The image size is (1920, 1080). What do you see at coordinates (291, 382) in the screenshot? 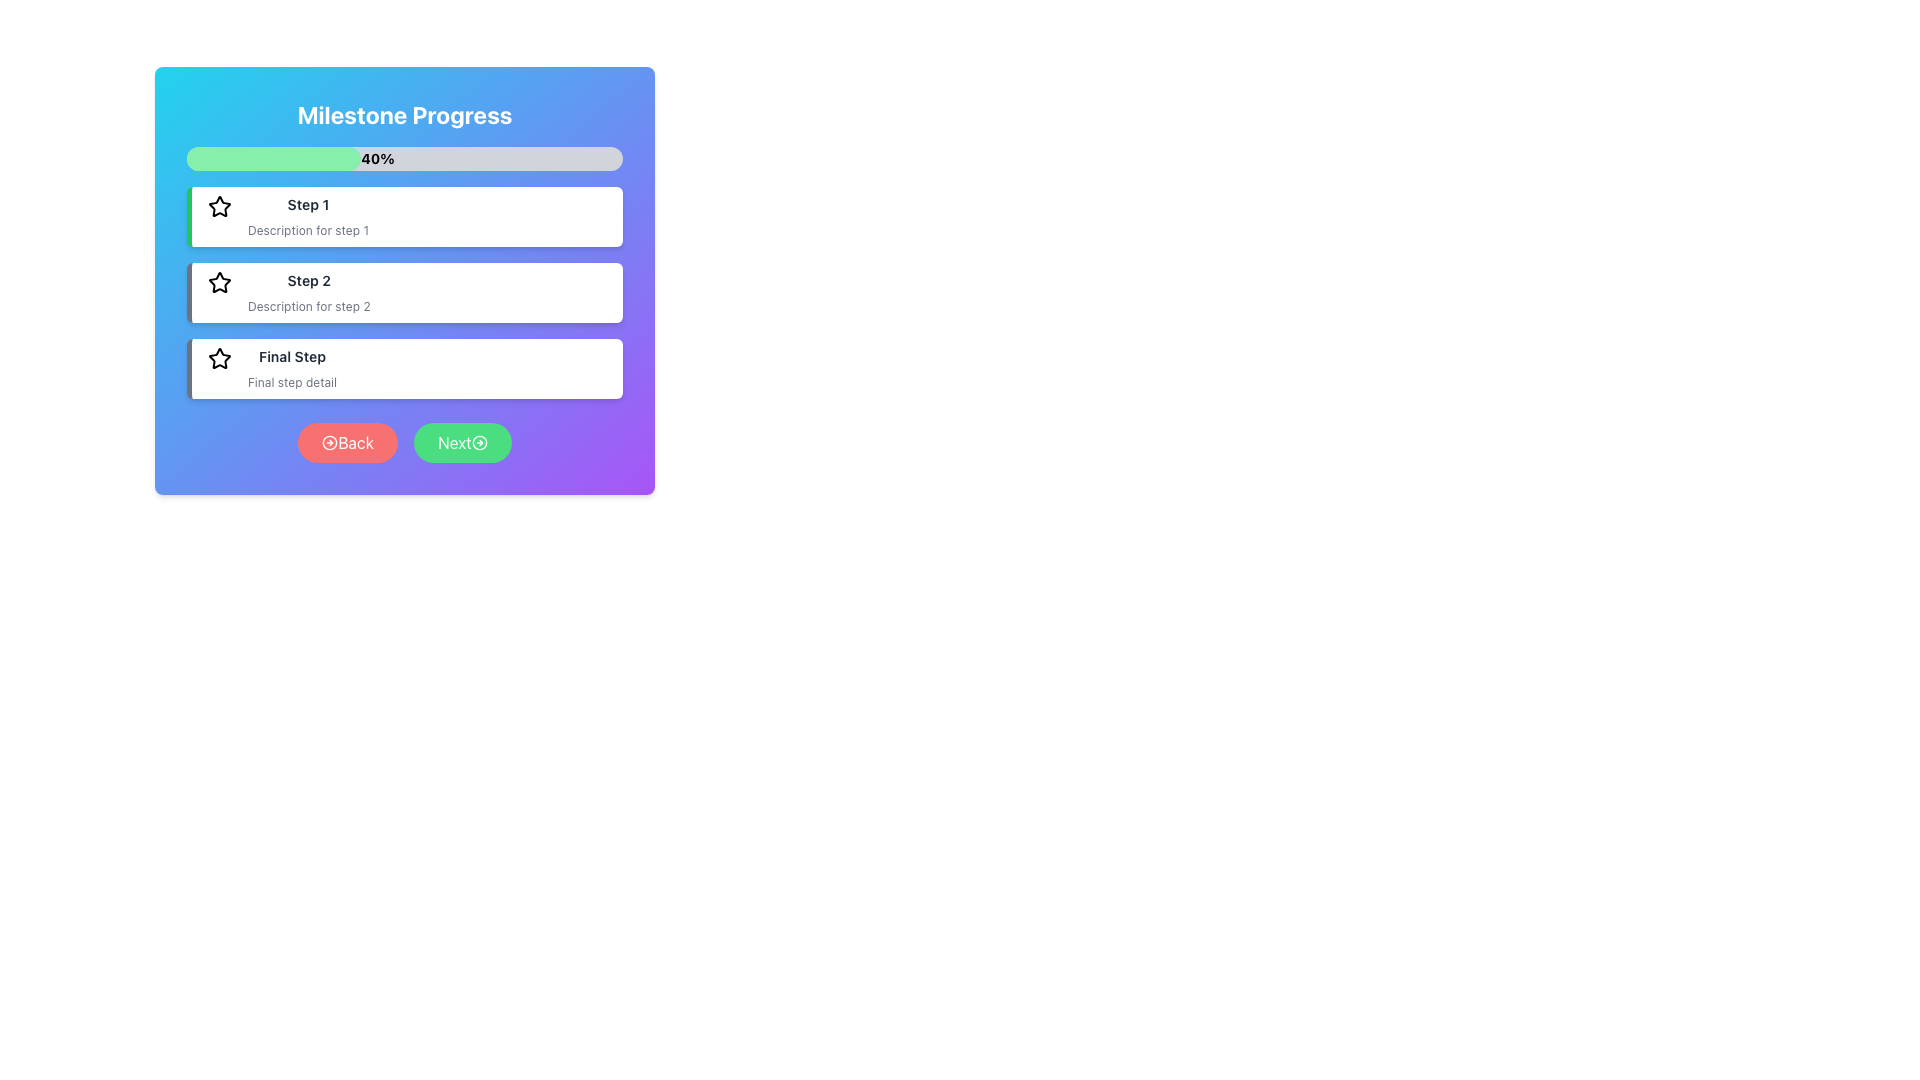
I see `text label that provides additional information about the 'Final Step' in the progress sequence, located below the title text 'Final Step'` at bounding box center [291, 382].